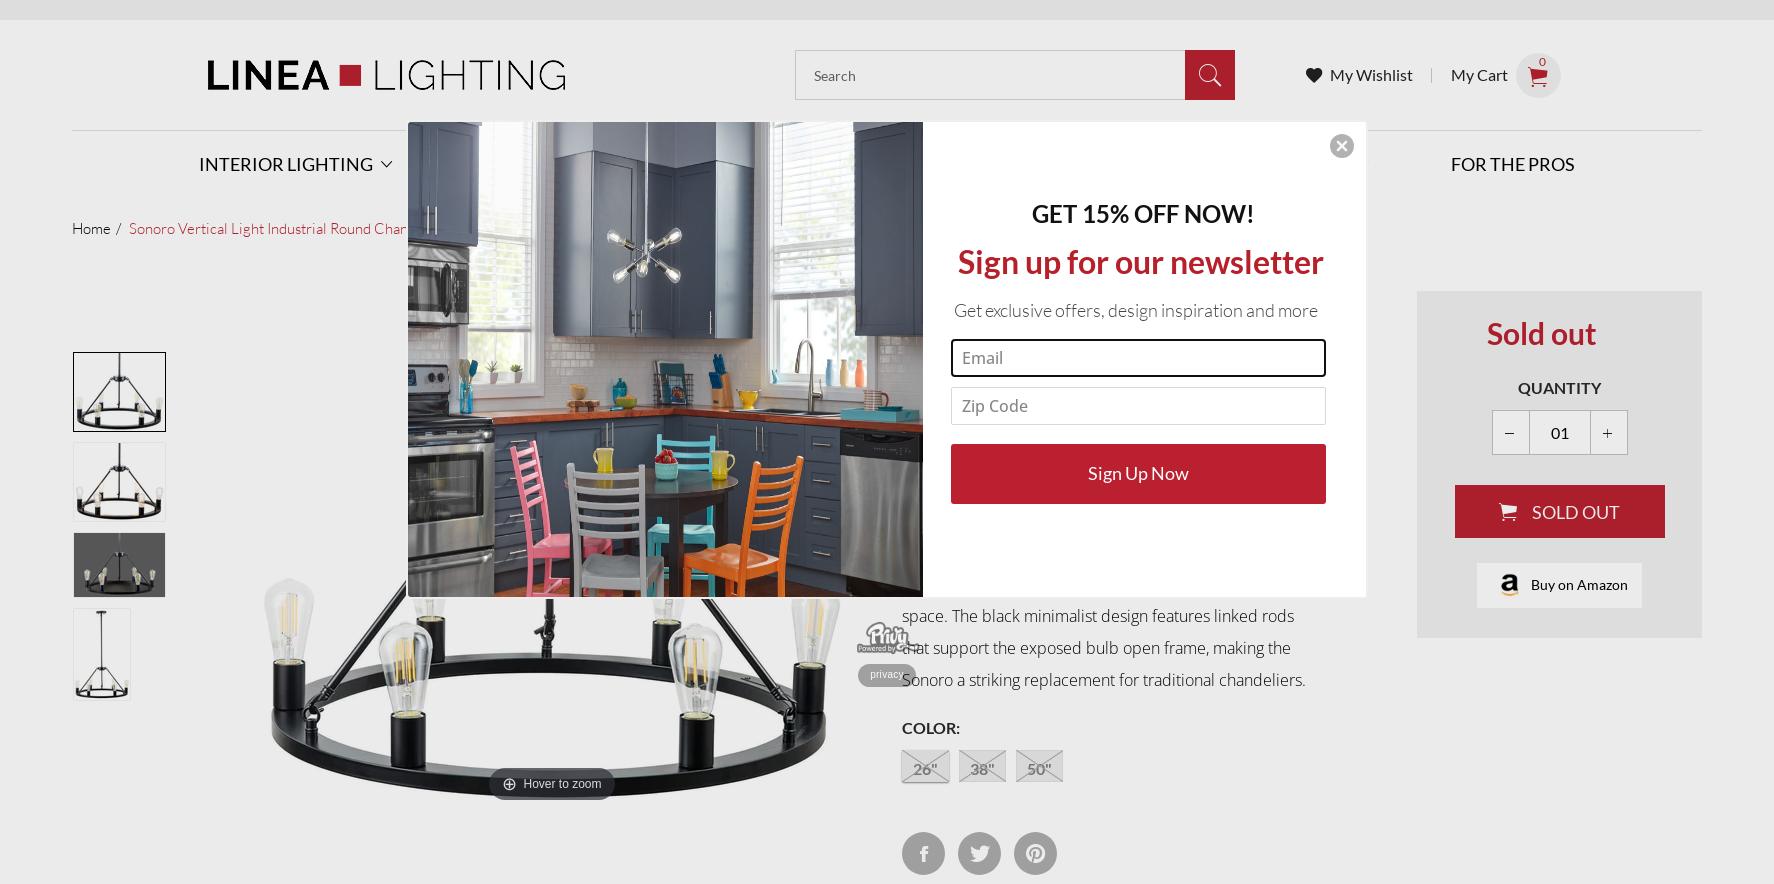 Image resolution: width=1774 pixels, height=884 pixels. What do you see at coordinates (1110, 420) in the screenshot?
I see `'Installation instructions'` at bounding box center [1110, 420].